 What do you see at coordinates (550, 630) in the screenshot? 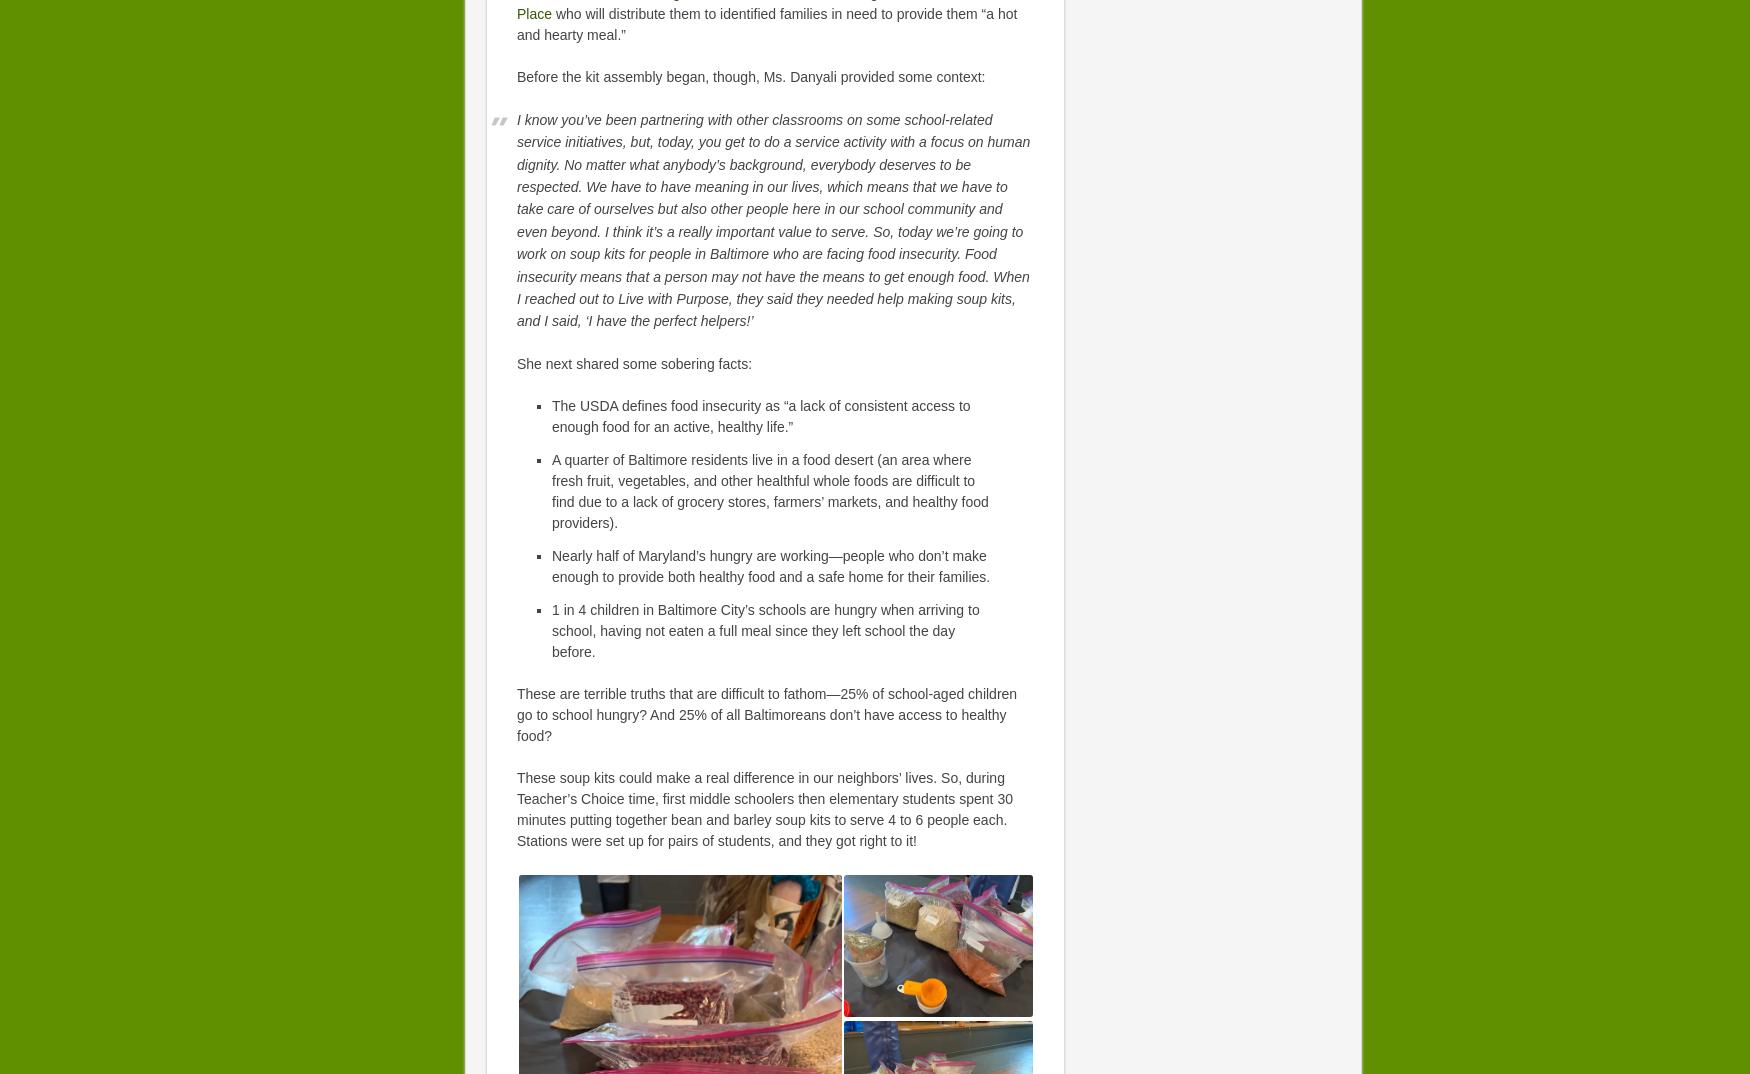
I see `'1 in 4 children in Baltimore City’s schools are hungry when arriving to school, having not eaten a full meal since they left school the day before.'` at bounding box center [550, 630].